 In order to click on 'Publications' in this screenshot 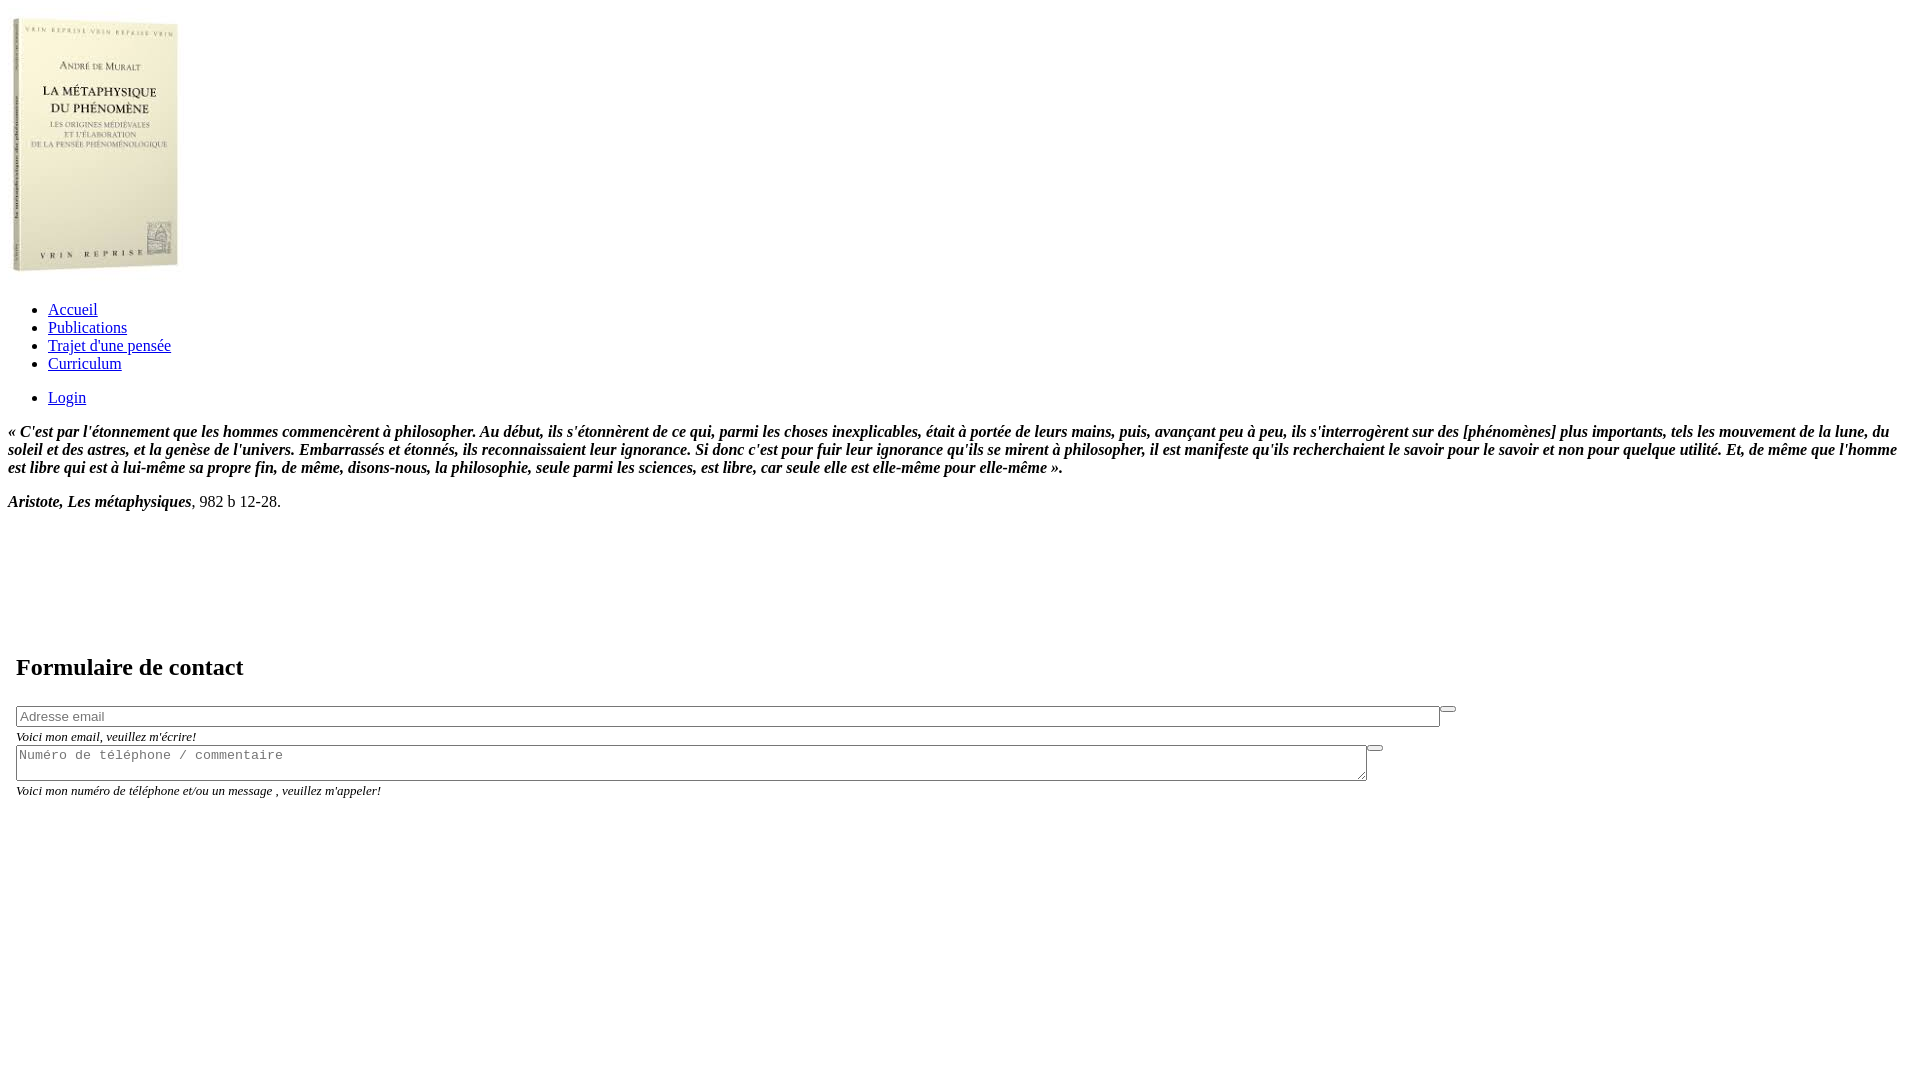, I will do `click(48, 326)`.